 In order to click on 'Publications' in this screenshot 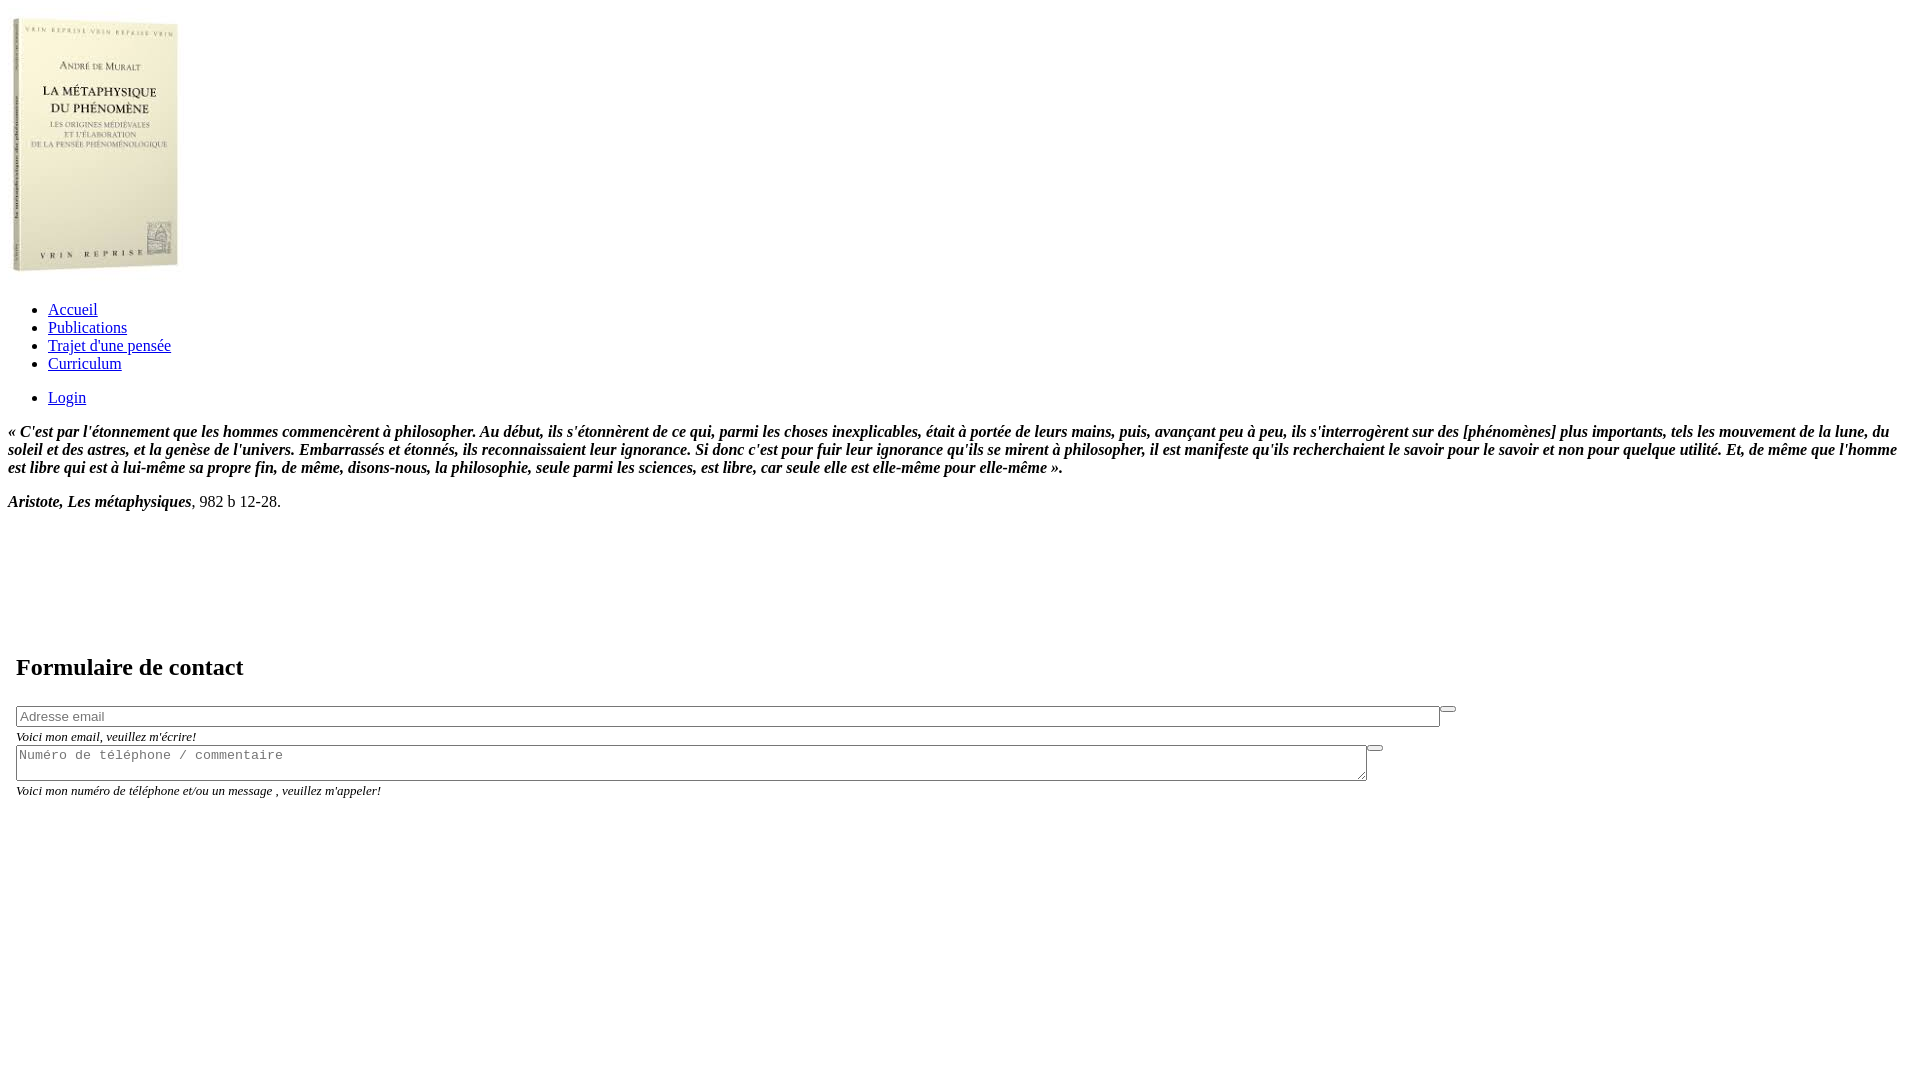, I will do `click(48, 326)`.